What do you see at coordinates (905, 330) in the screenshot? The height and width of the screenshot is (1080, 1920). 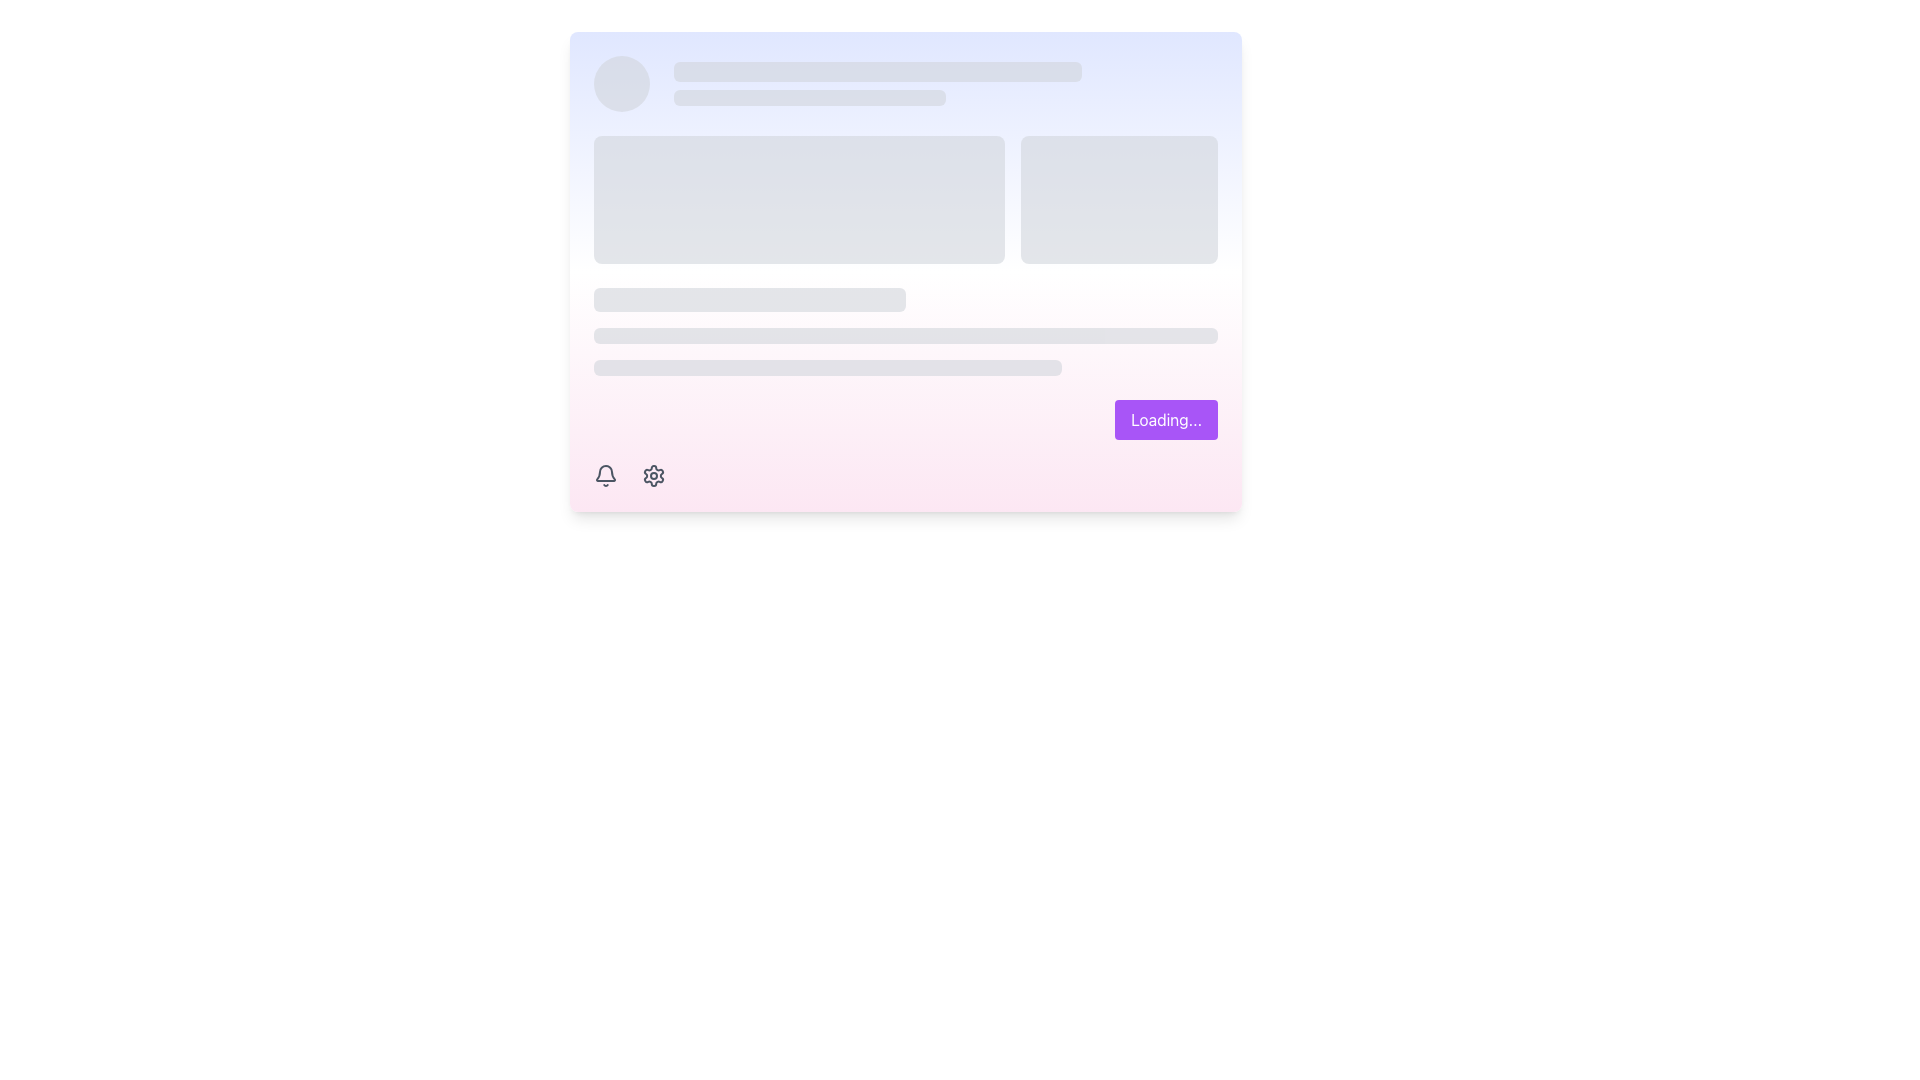 I see `the loading animation of the Loading placeholder indicator, which consists of three stacked placeholders located above the bottom row of buttons` at bounding box center [905, 330].